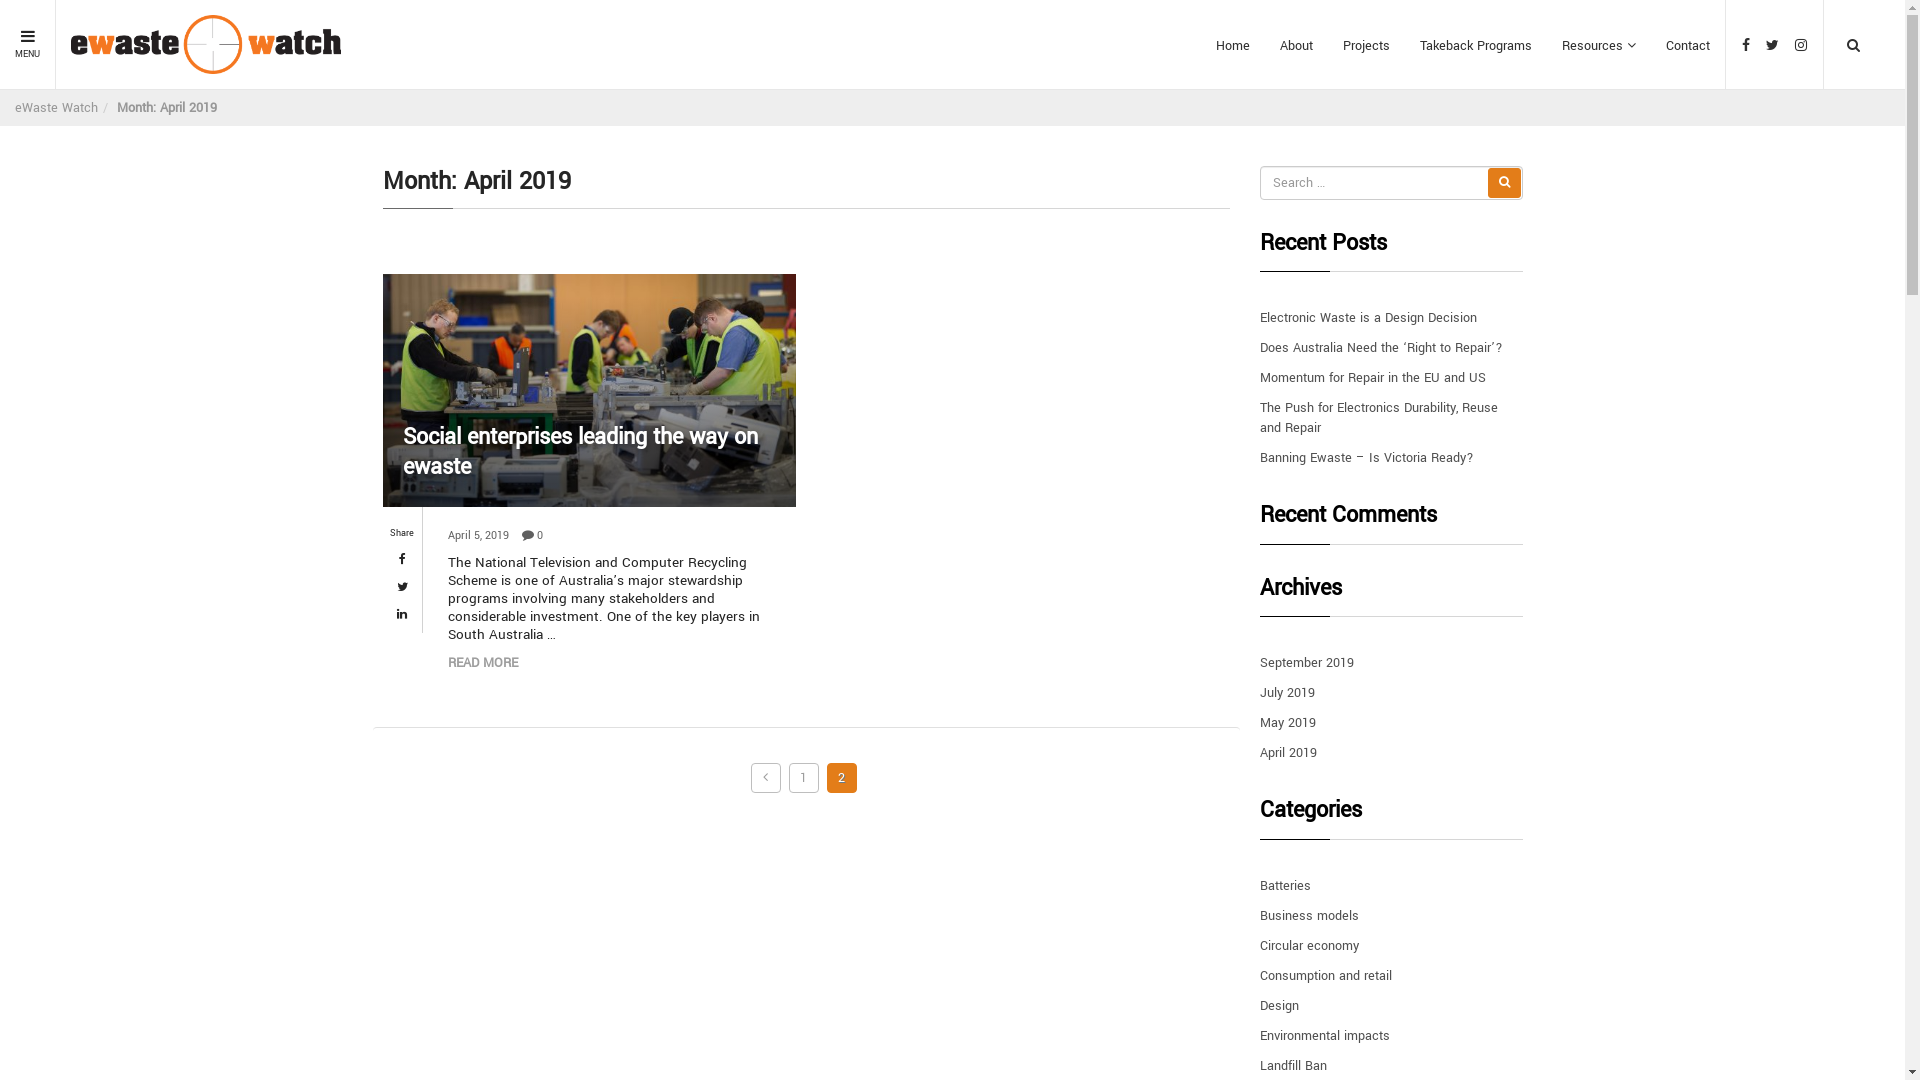 The height and width of the screenshot is (1080, 1920). What do you see at coordinates (1296, 45) in the screenshot?
I see `'About'` at bounding box center [1296, 45].